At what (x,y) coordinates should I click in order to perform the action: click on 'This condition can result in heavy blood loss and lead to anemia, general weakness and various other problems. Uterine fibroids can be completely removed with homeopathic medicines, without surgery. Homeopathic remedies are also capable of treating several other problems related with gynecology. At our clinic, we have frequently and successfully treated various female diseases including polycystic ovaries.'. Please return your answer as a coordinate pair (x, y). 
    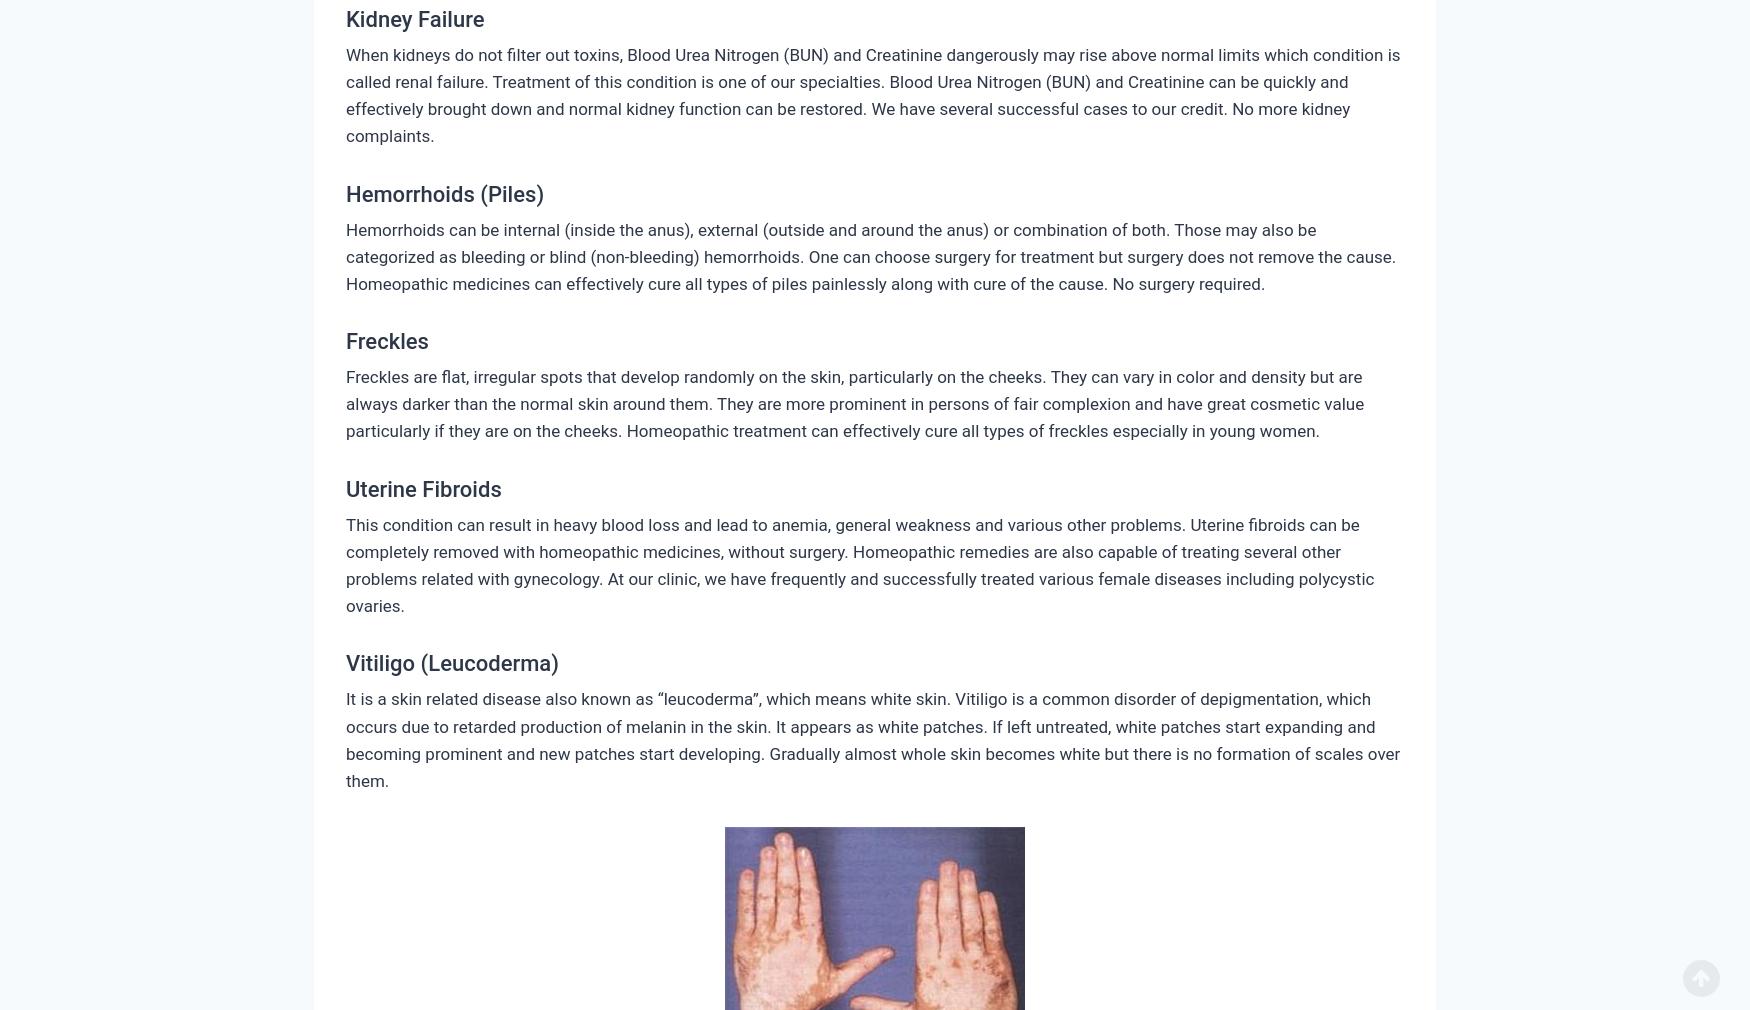
    Looking at the image, I should click on (859, 563).